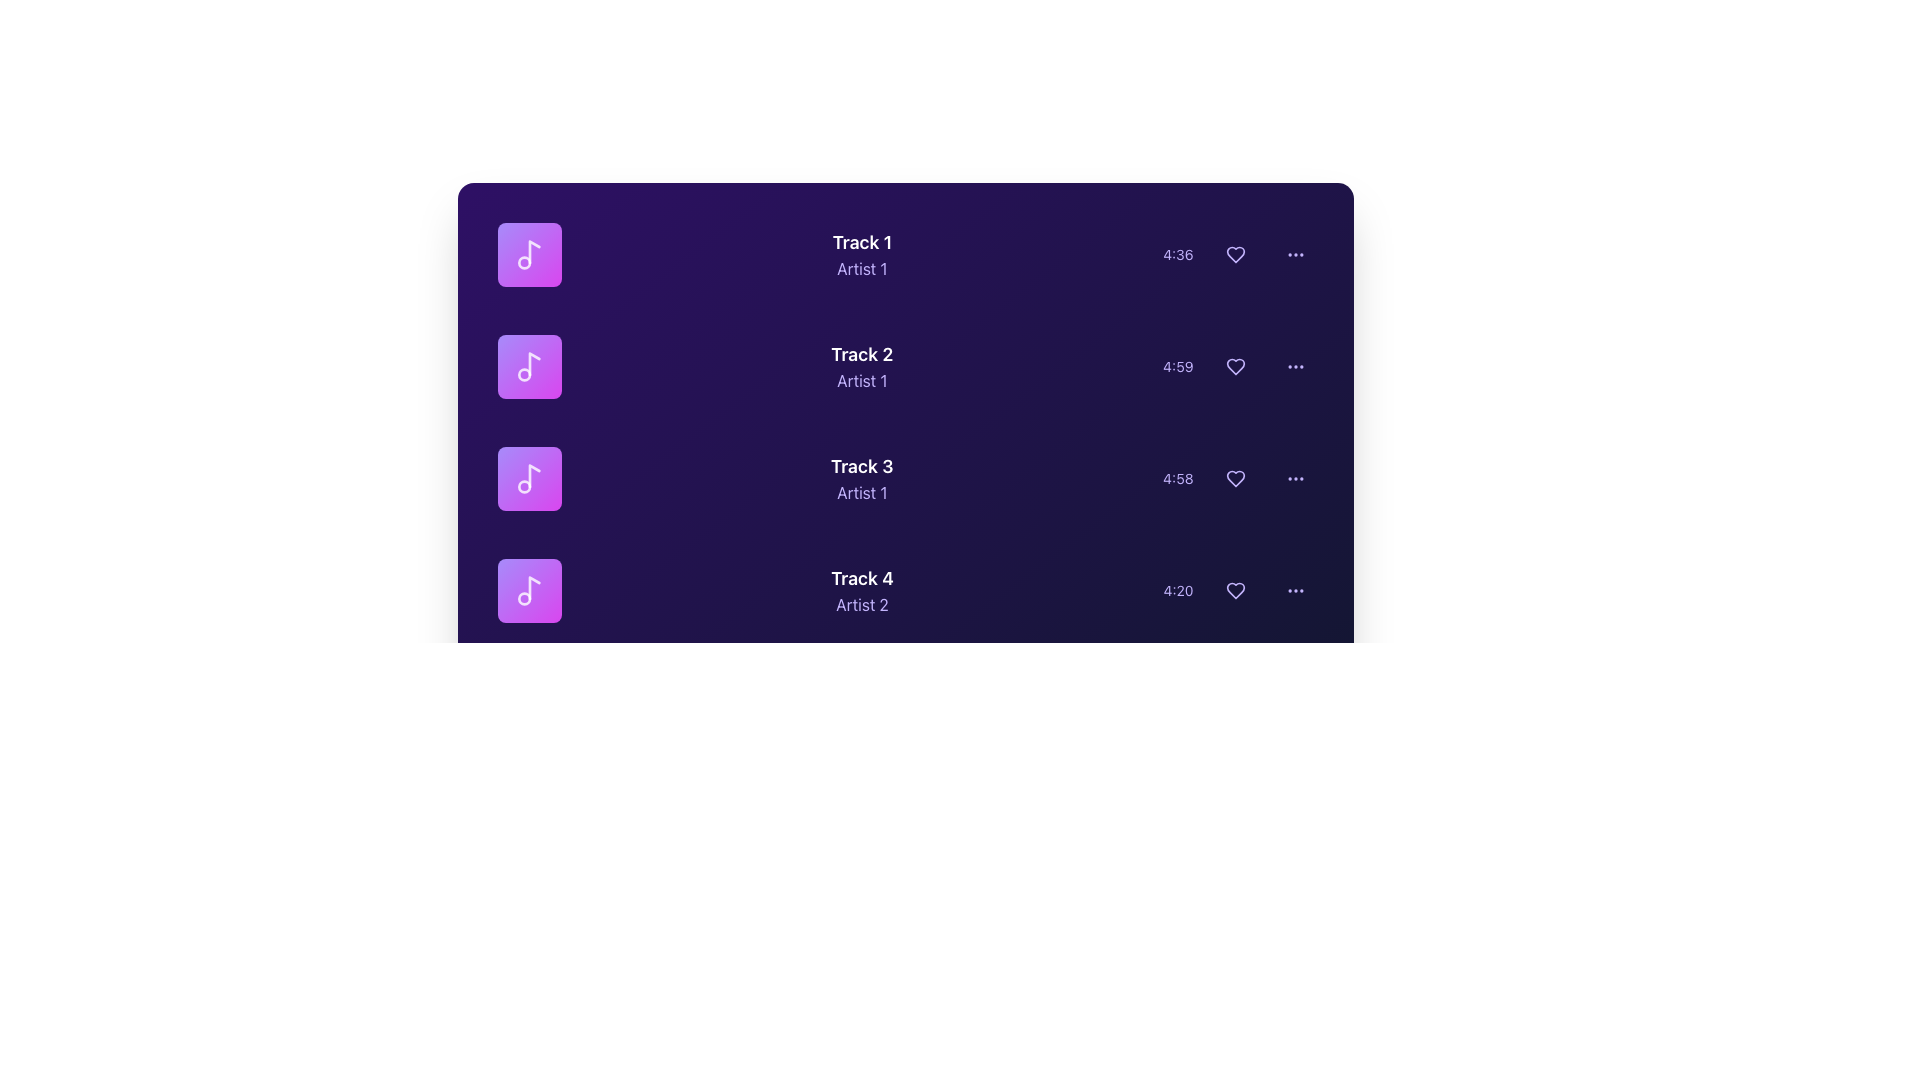  Describe the element at coordinates (904, 589) in the screenshot. I see `the fourth track in the playlist list item` at that location.